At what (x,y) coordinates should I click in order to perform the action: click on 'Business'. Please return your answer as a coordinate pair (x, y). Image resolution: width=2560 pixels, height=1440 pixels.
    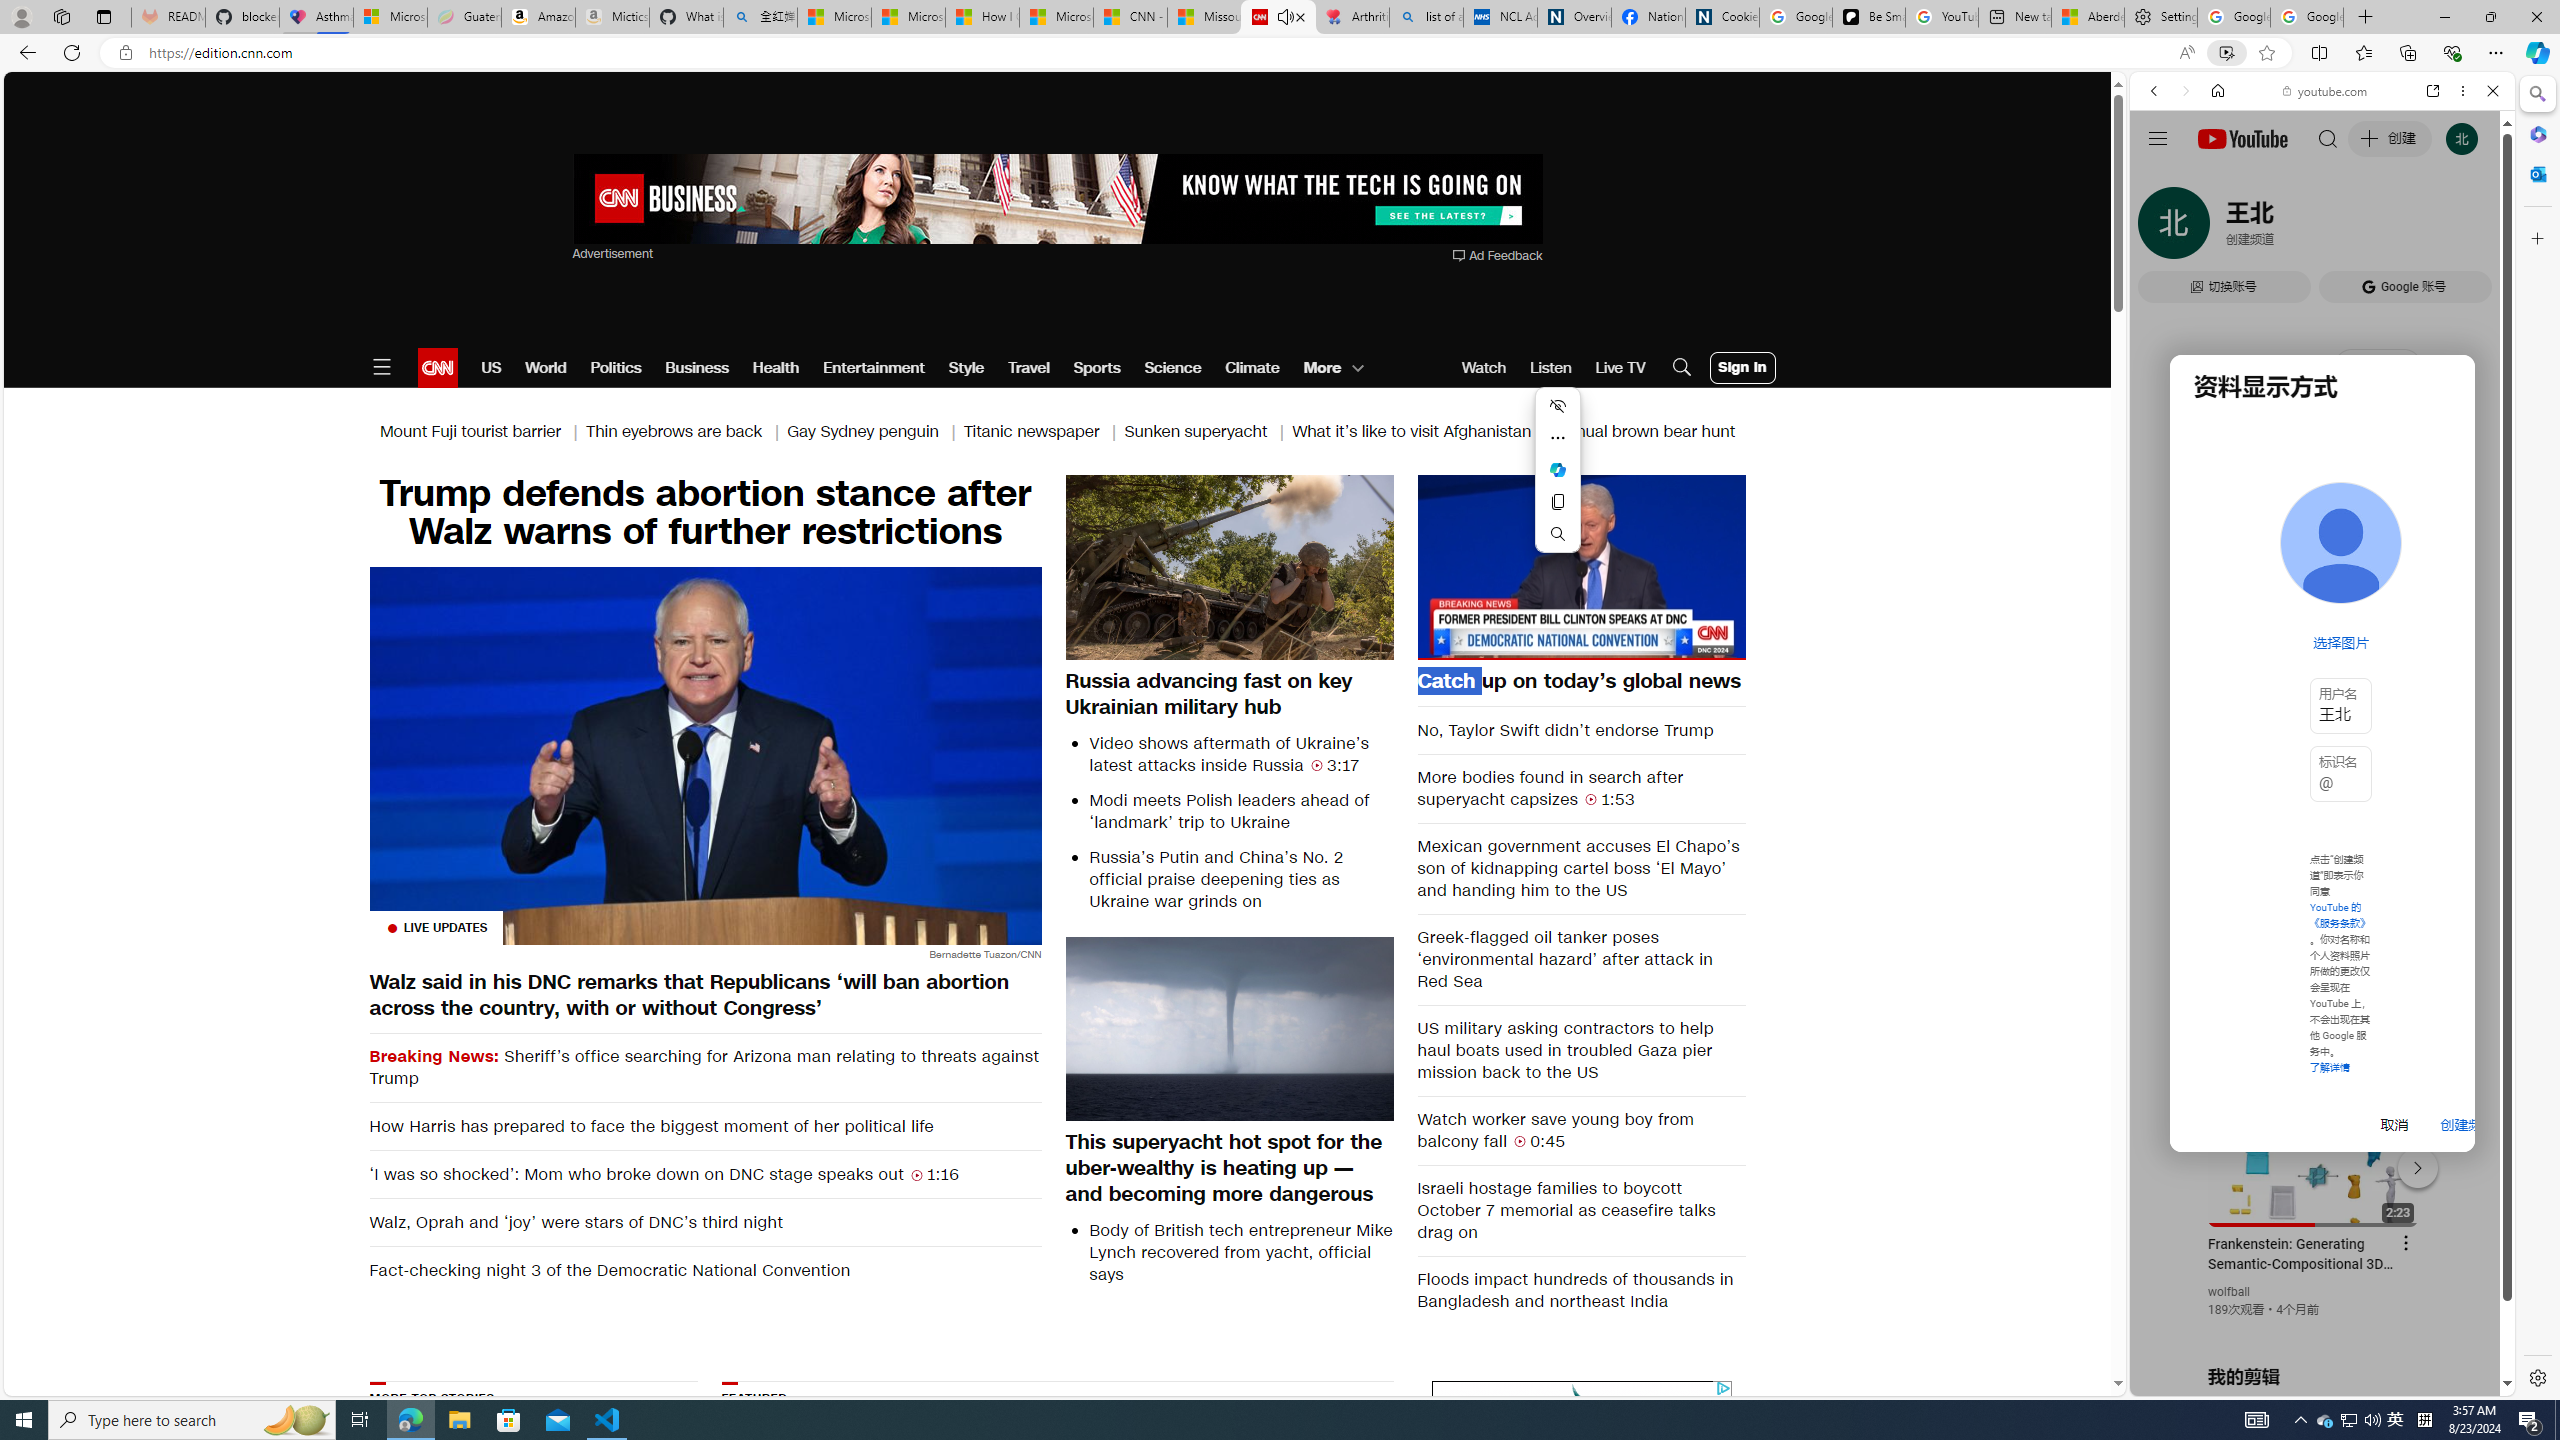
    Looking at the image, I should click on (697, 367).